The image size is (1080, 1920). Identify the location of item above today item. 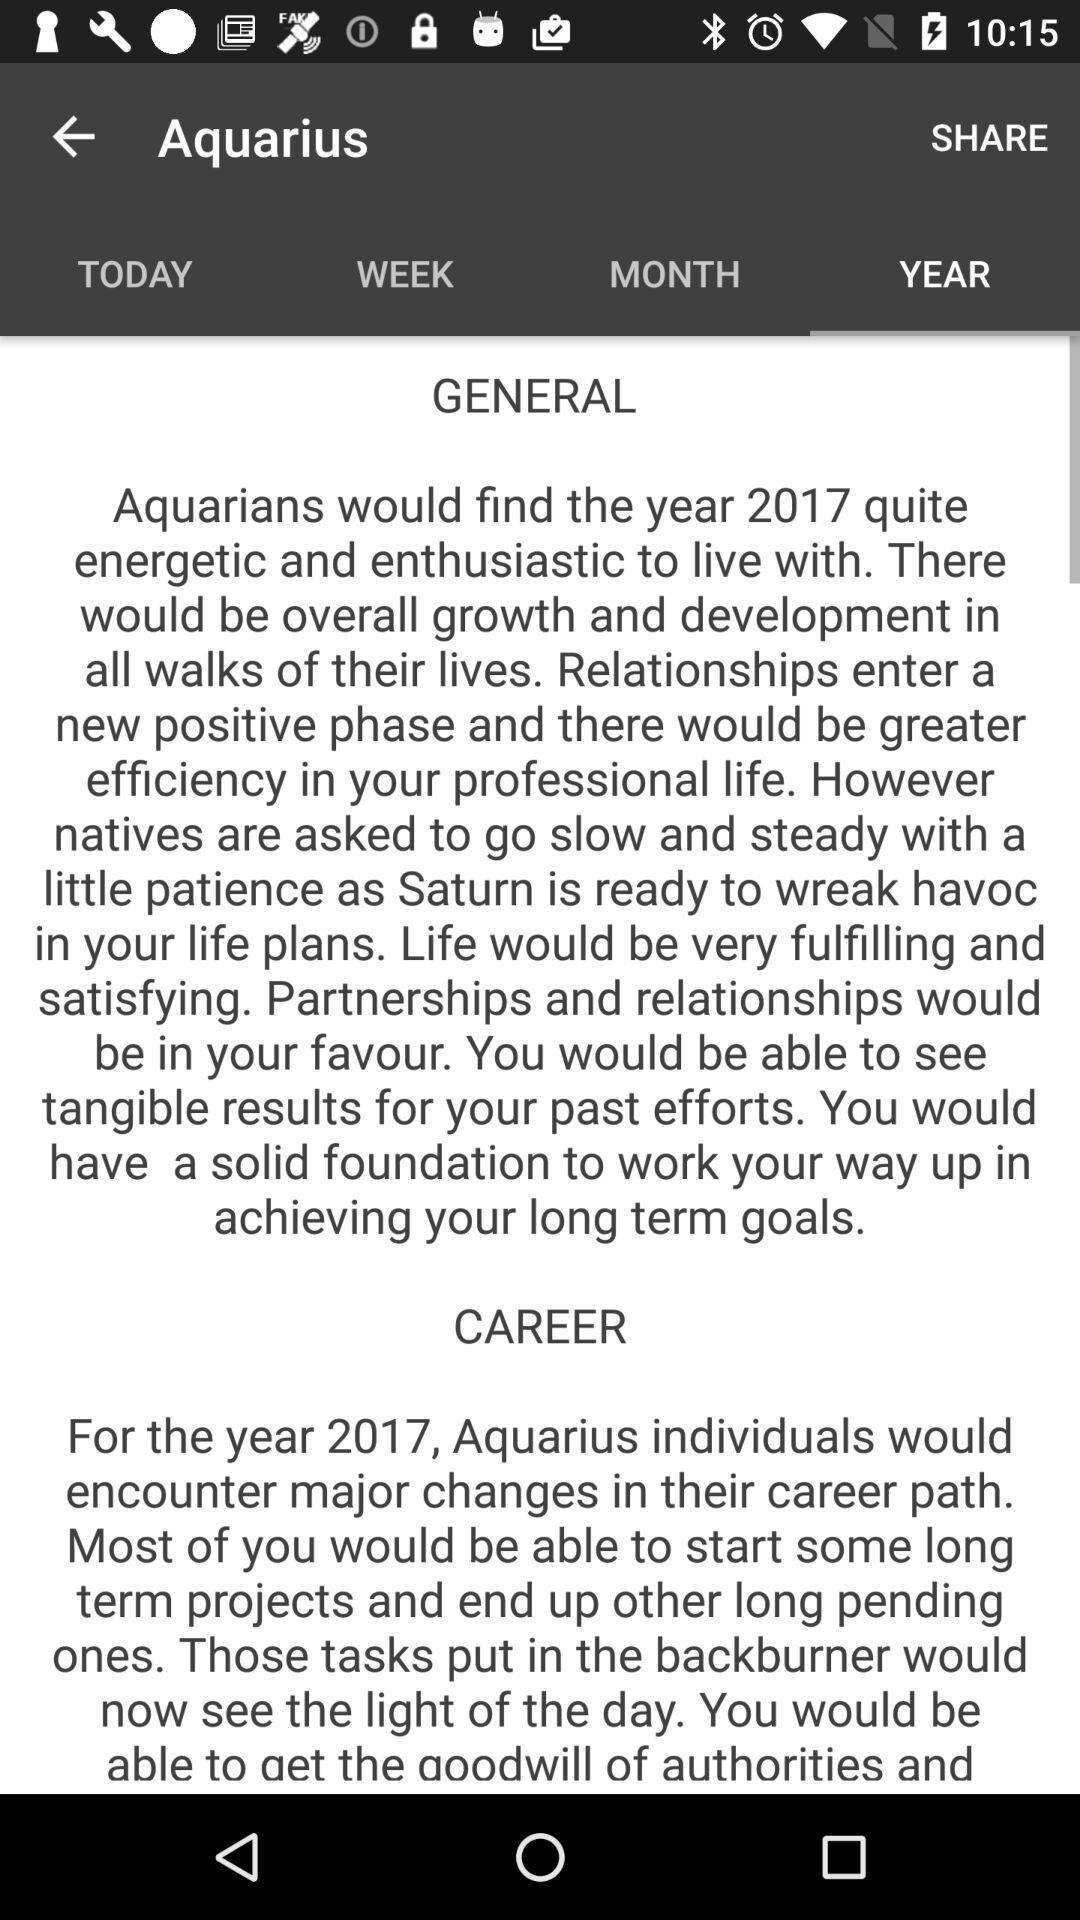
(72, 135).